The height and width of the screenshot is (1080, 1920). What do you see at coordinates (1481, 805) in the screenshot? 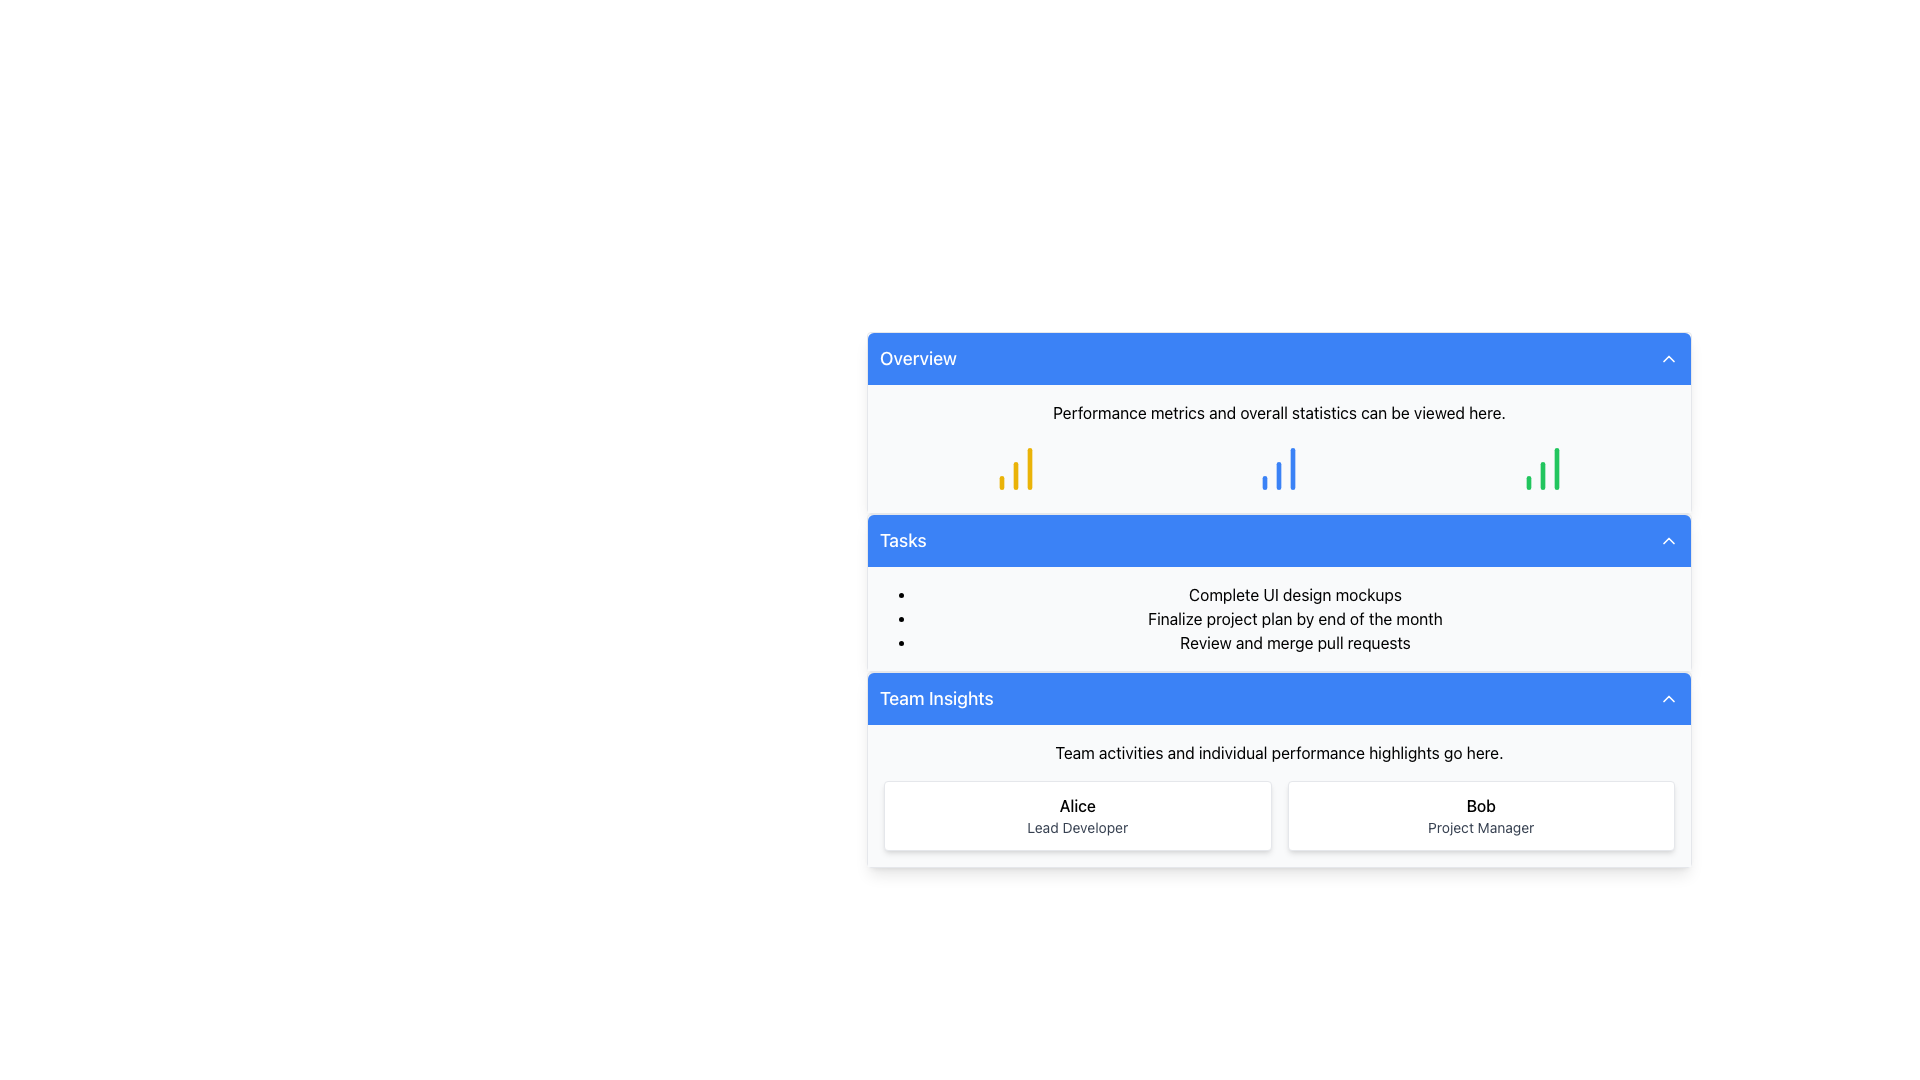
I see `text from the Text Label displaying 'Bob', located within the card to the right of 'Alice' in the 'Team Insights' section` at bounding box center [1481, 805].